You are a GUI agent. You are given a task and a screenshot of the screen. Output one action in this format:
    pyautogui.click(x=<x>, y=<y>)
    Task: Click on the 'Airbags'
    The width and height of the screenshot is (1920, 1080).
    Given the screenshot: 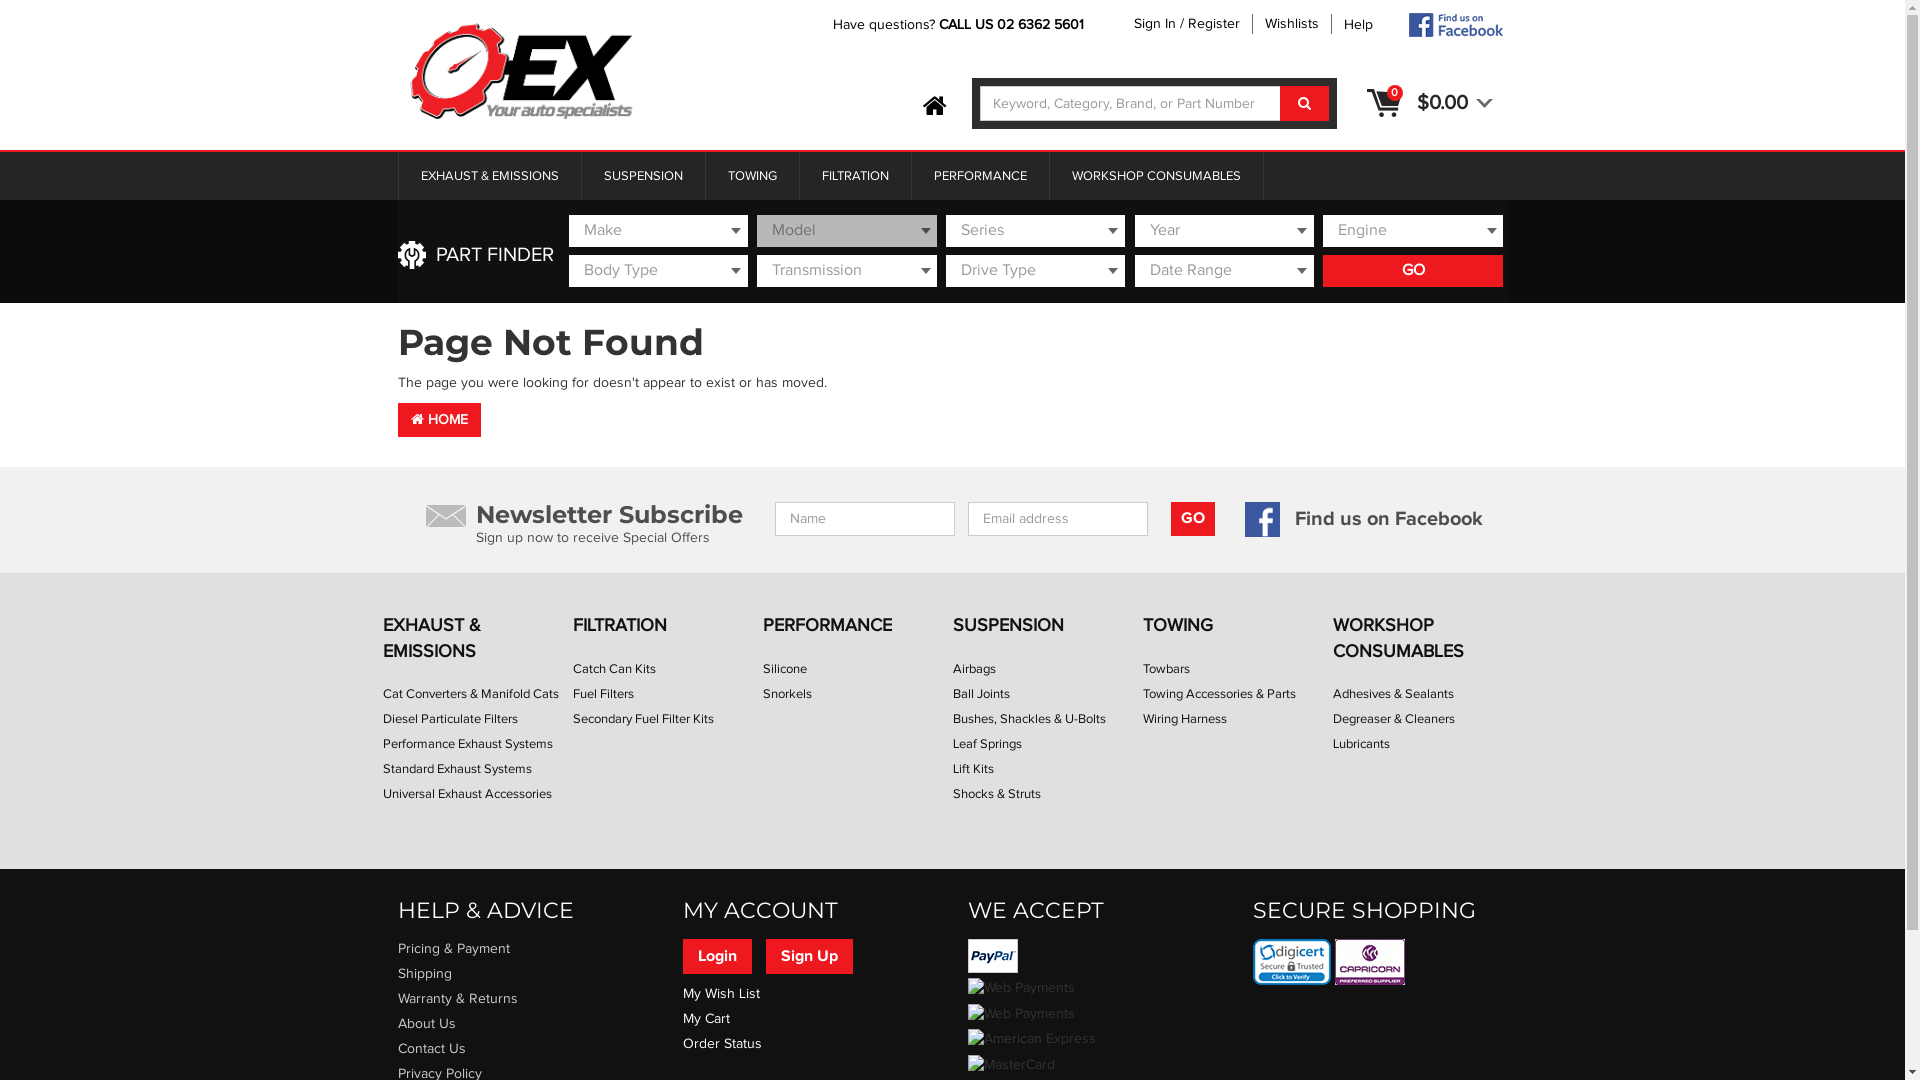 What is the action you would take?
    pyautogui.click(x=973, y=668)
    